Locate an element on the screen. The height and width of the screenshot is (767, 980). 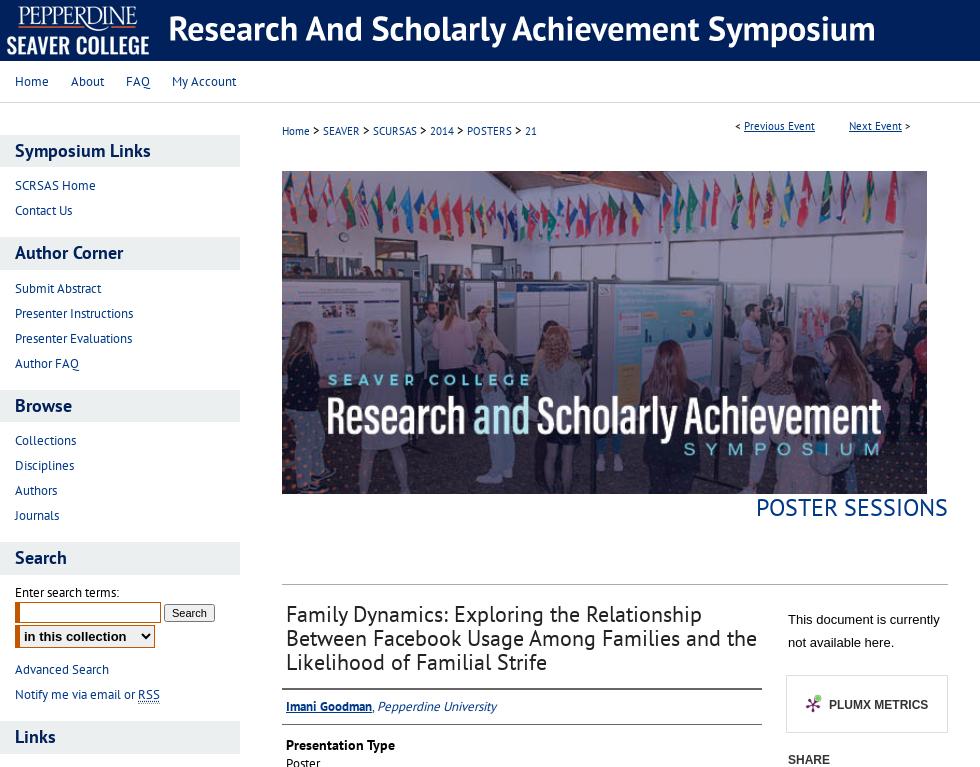
'Collections' is located at coordinates (45, 439).